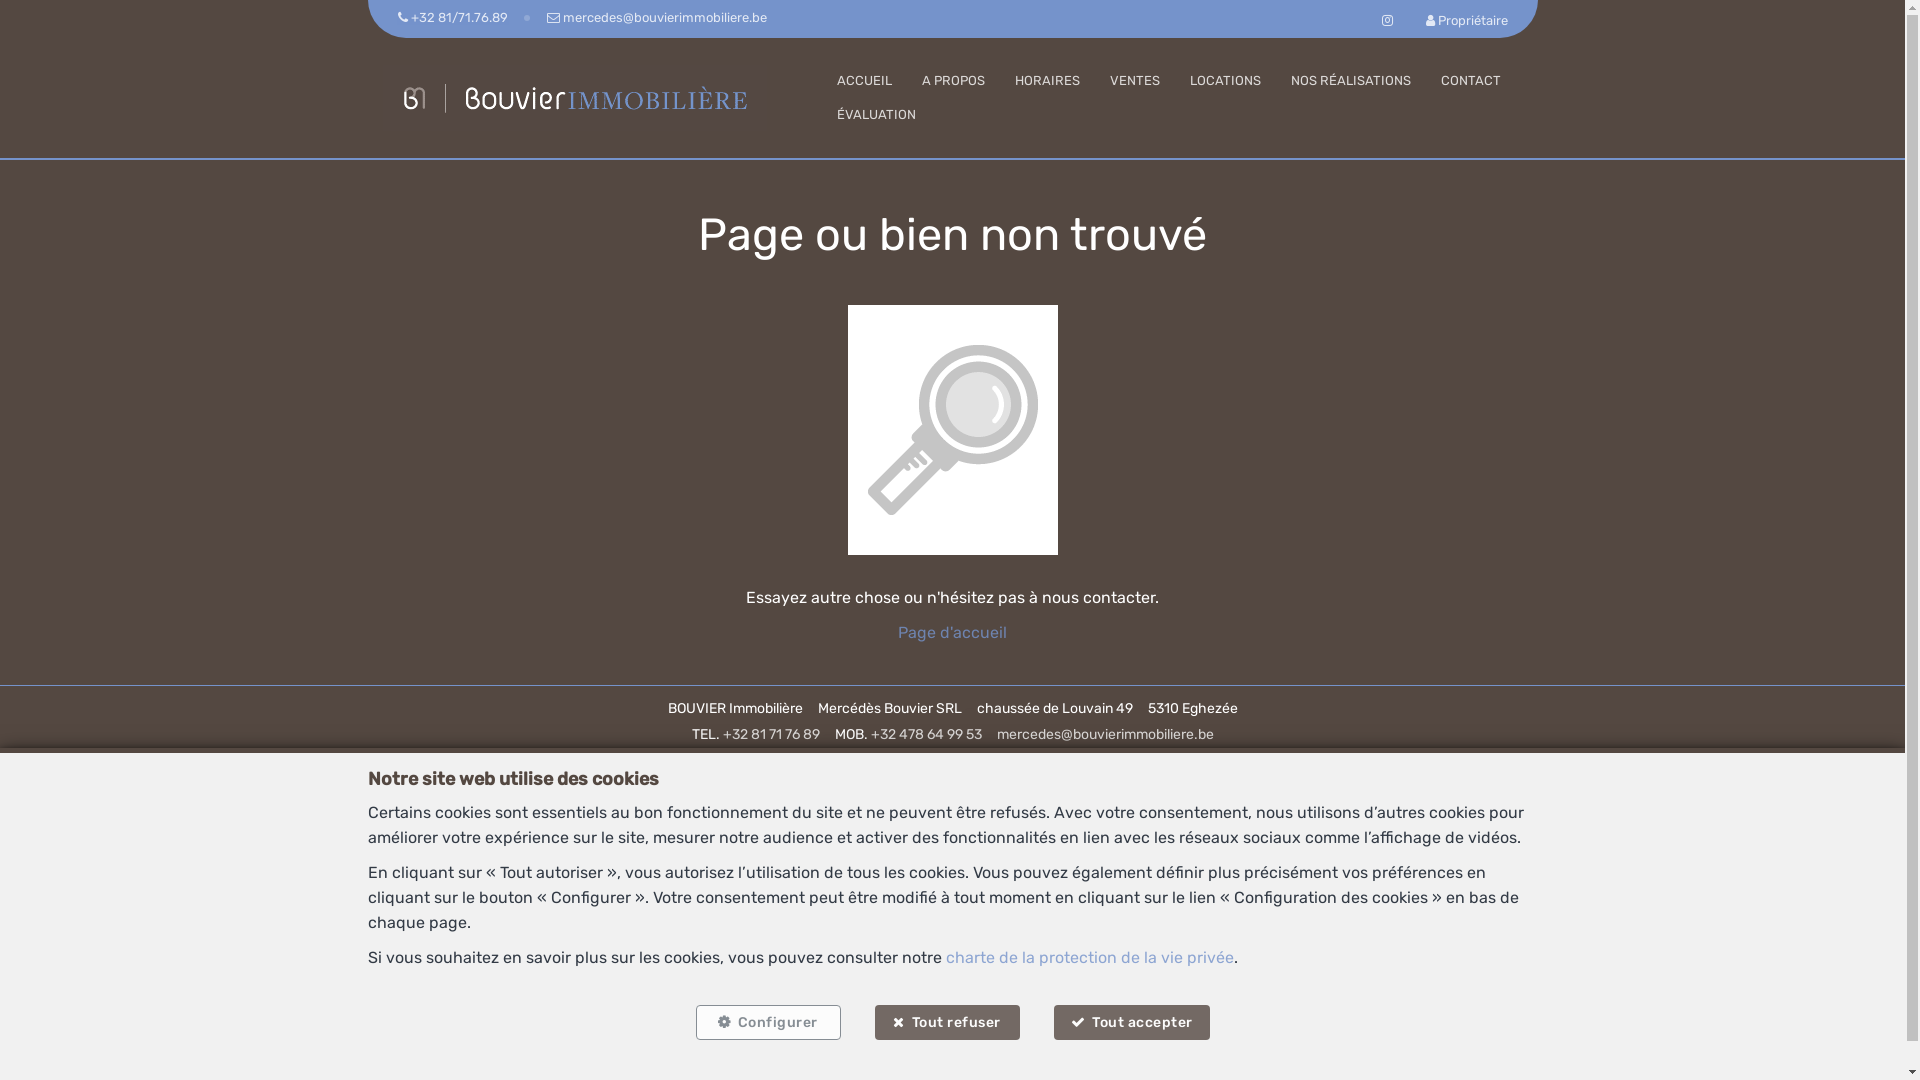  What do you see at coordinates (920, 79) in the screenshot?
I see `'A PROPOS'` at bounding box center [920, 79].